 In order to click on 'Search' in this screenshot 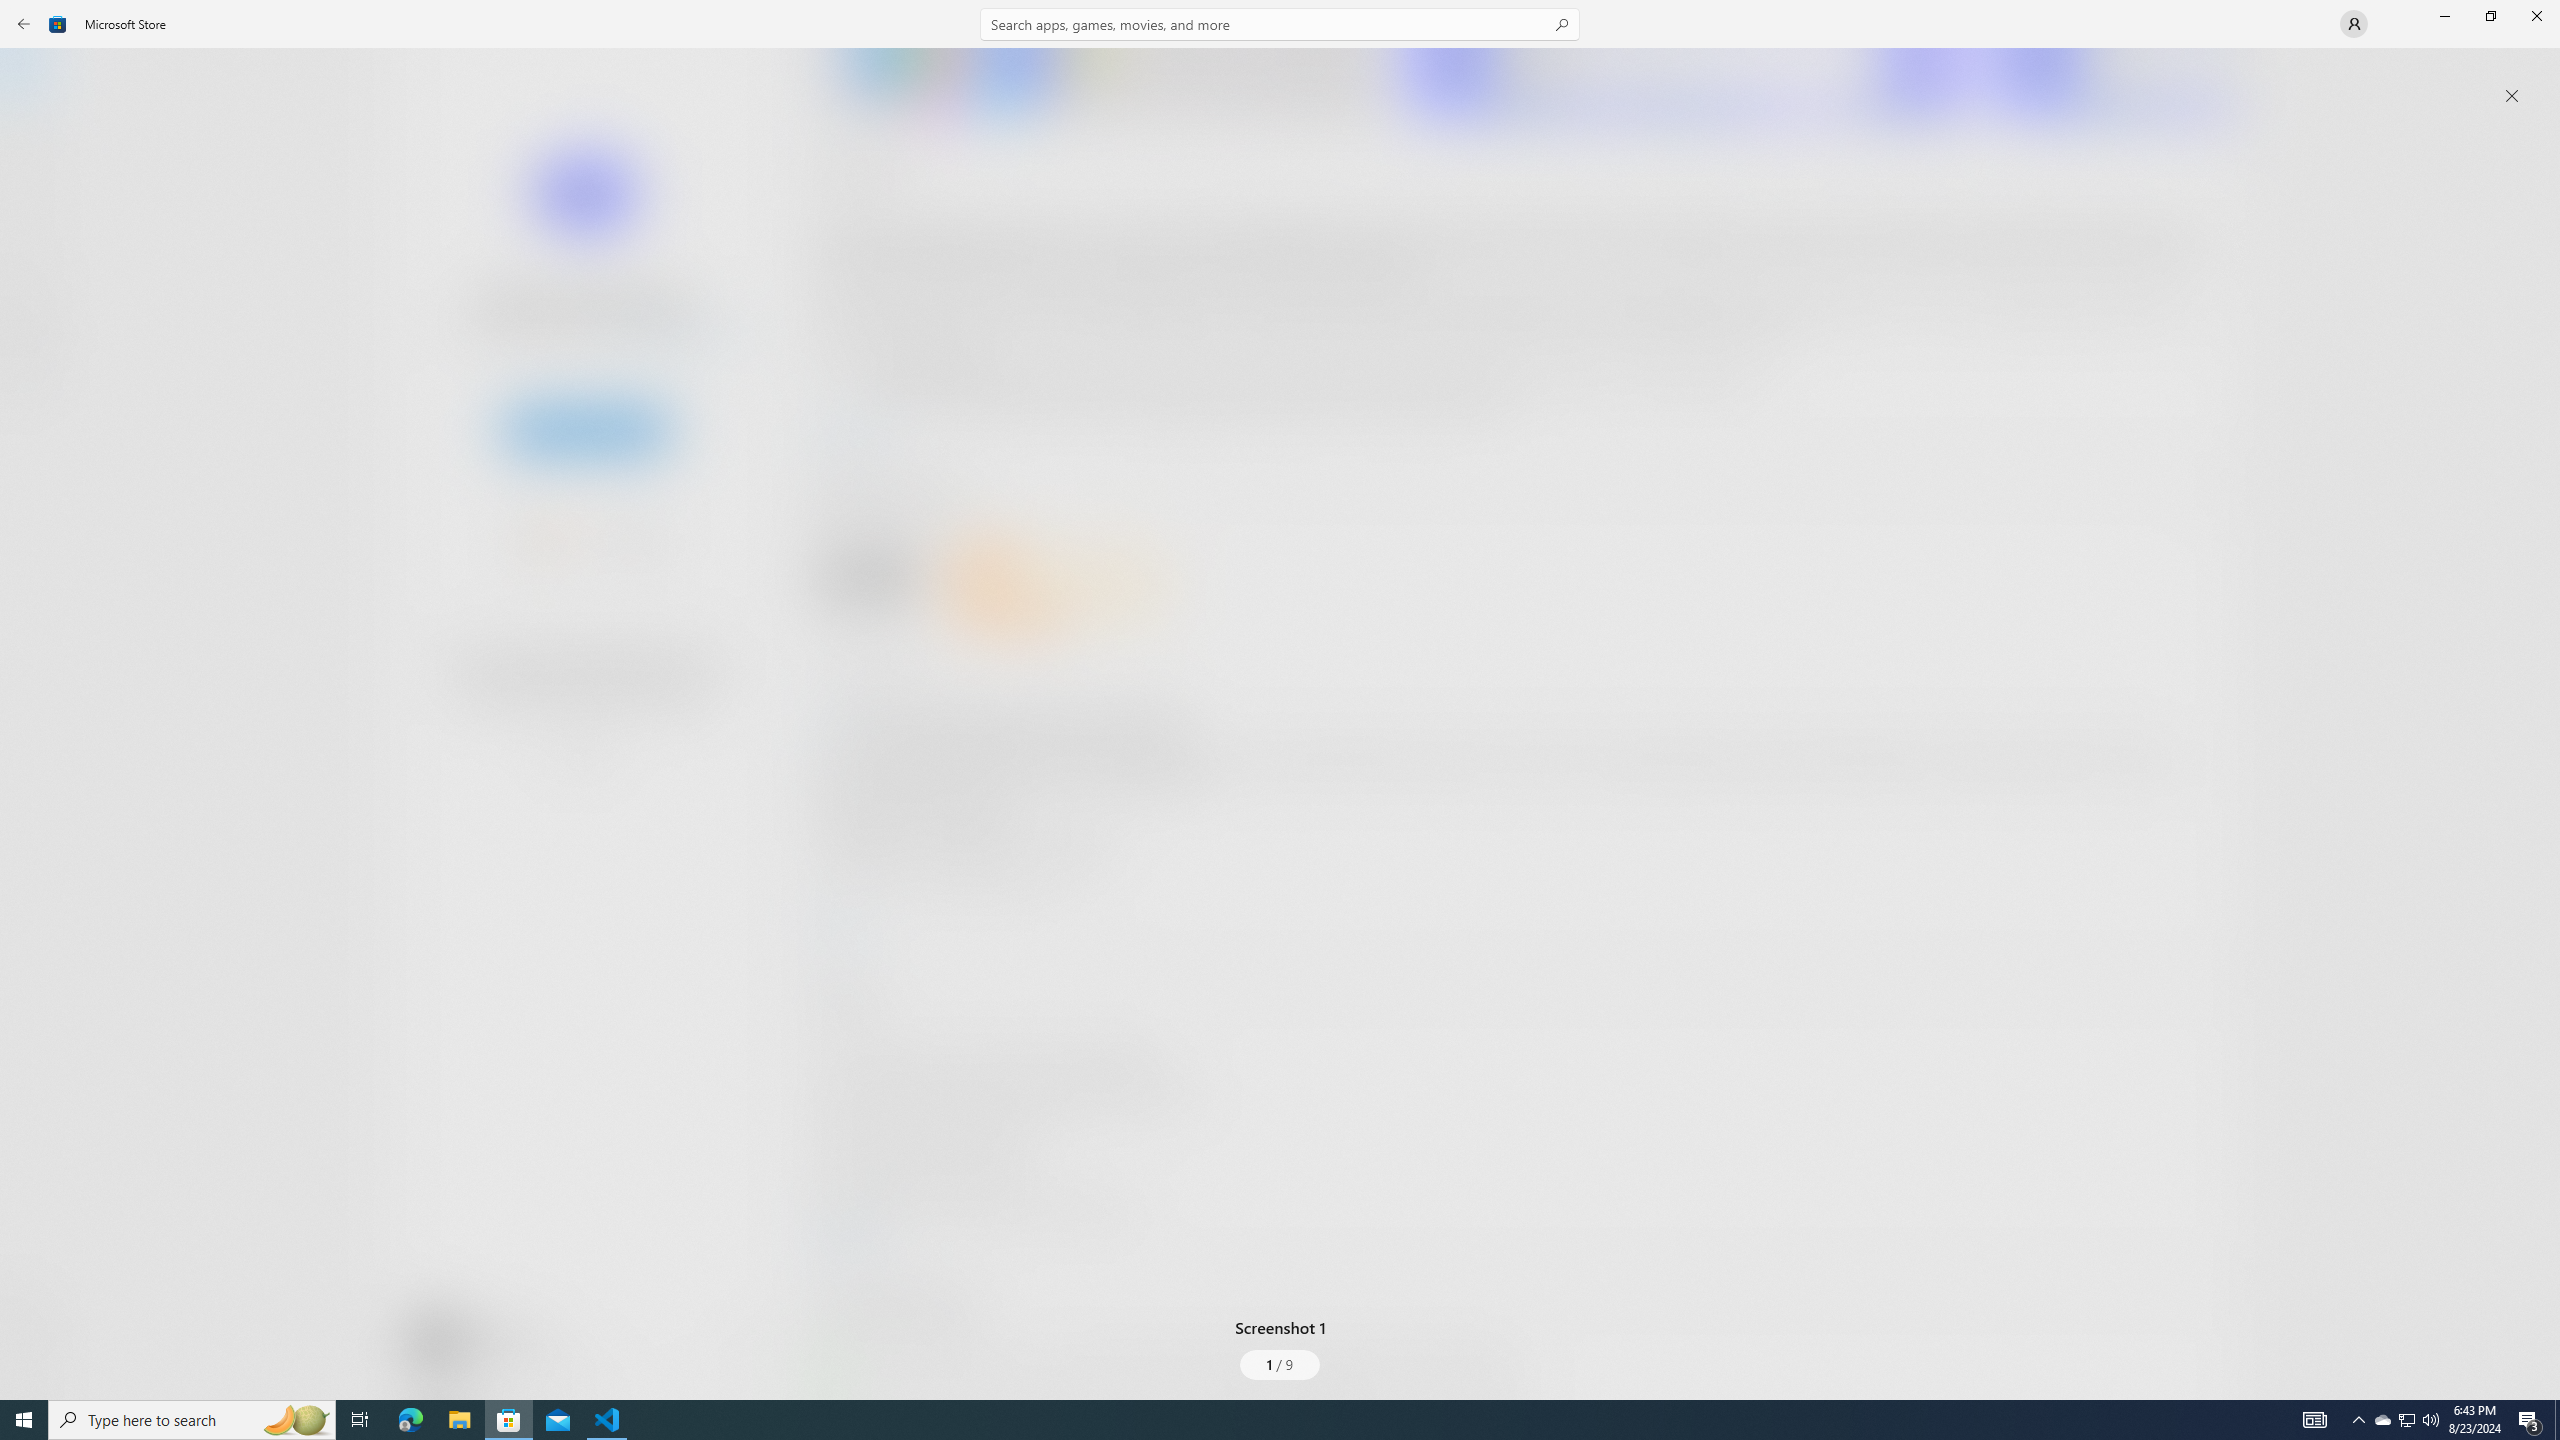, I will do `click(1280, 23)`.